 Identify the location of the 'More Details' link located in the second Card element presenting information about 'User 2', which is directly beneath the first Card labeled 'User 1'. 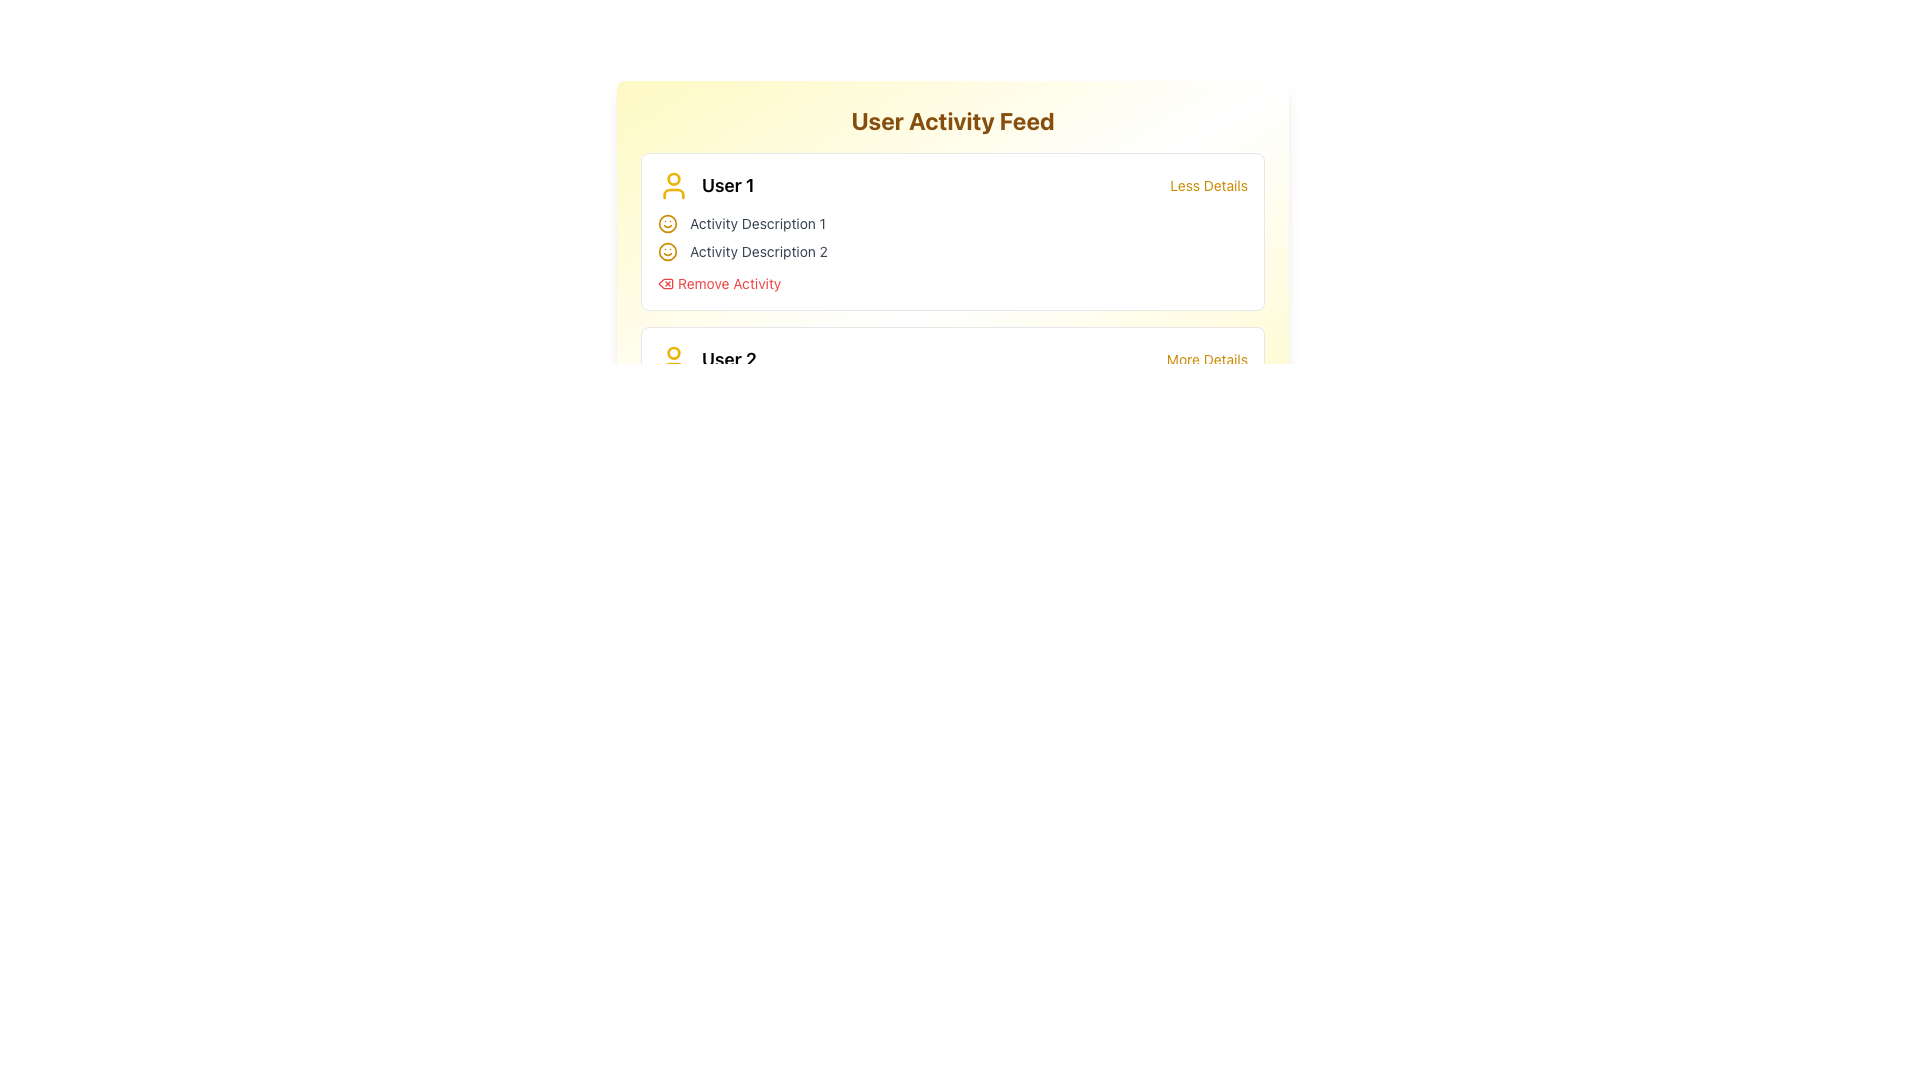
(952, 358).